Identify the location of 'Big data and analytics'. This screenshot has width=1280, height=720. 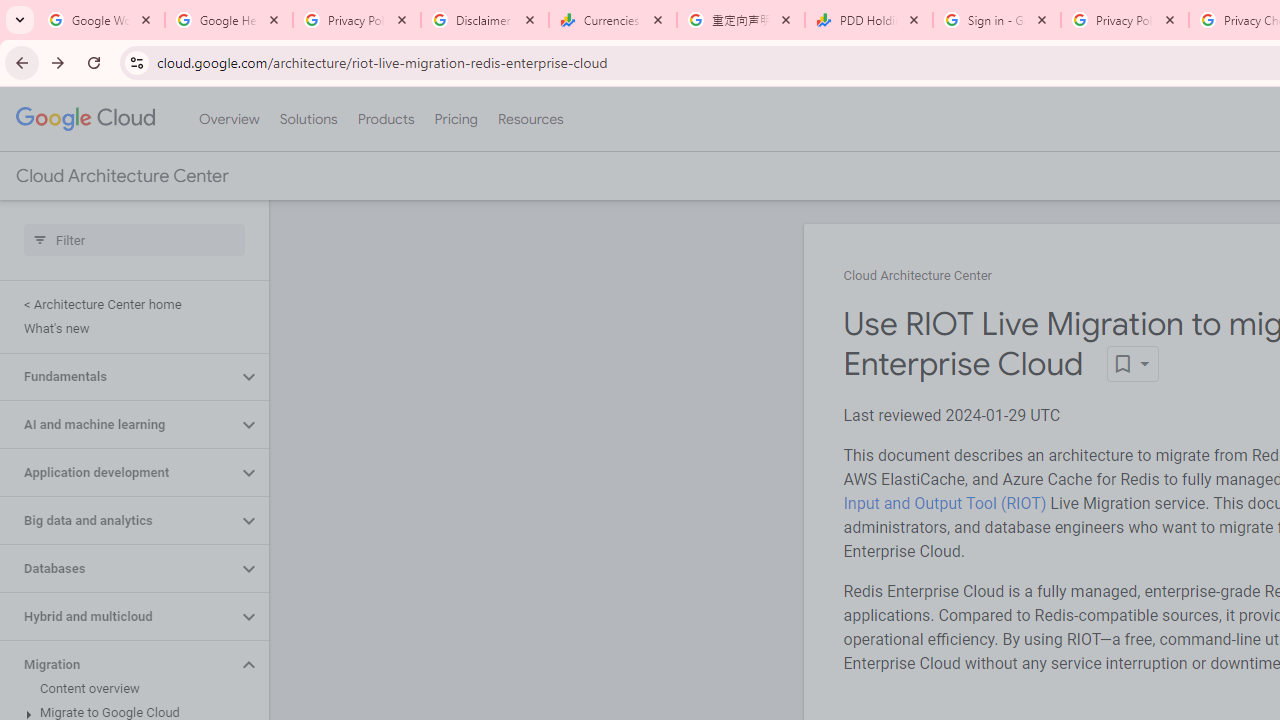
(117, 519).